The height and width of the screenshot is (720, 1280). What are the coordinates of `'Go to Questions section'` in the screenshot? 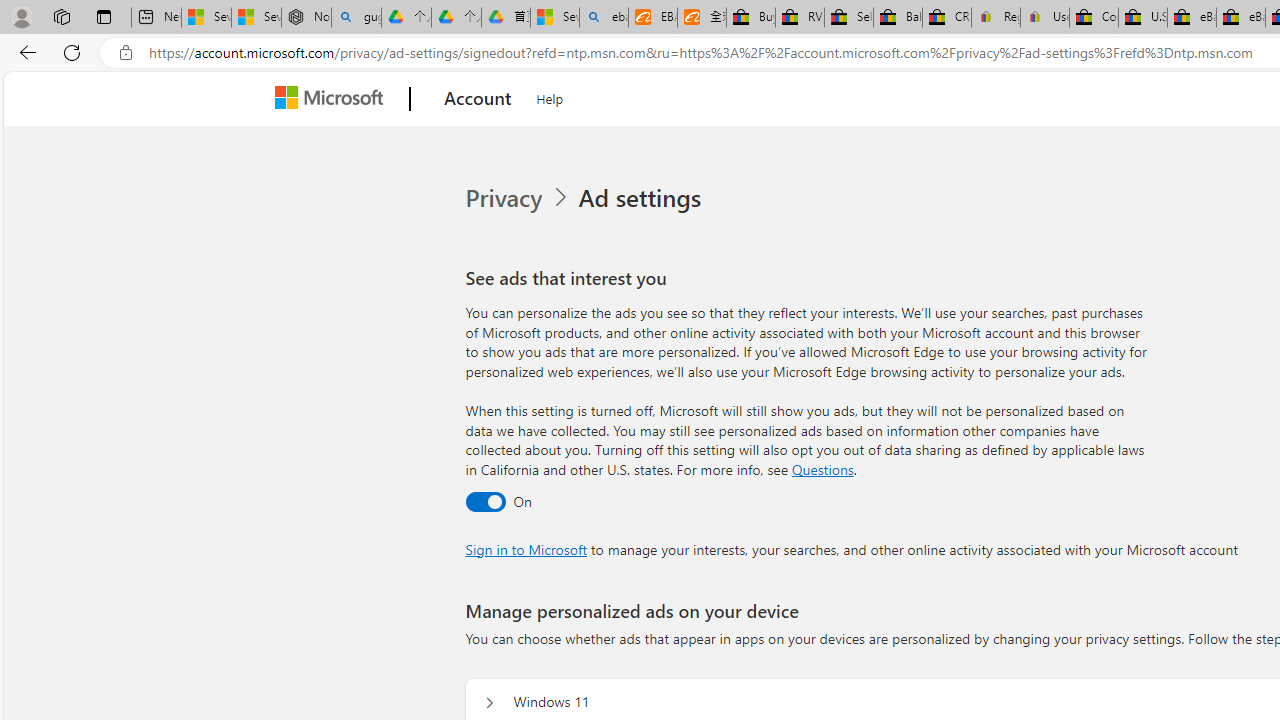 It's located at (822, 469).